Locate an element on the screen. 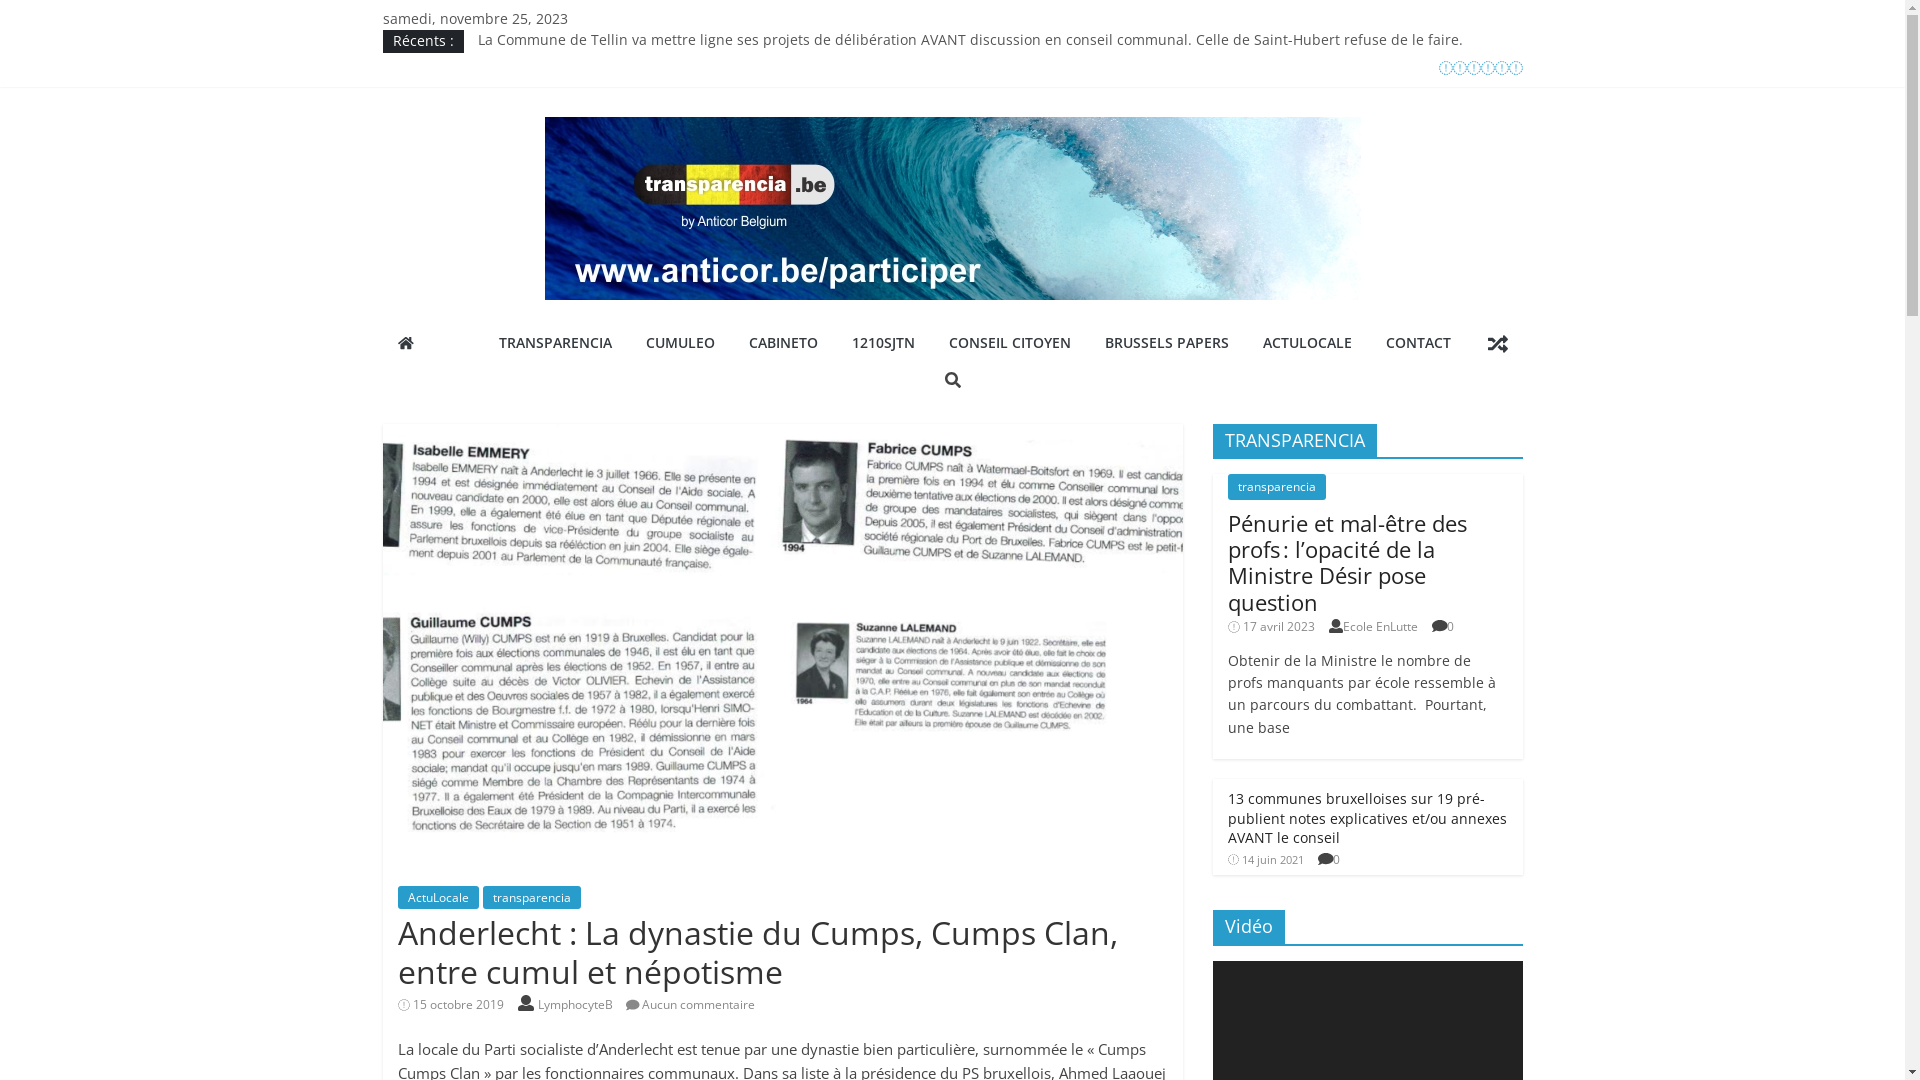  'ActuLocale' is located at coordinates (398, 896).